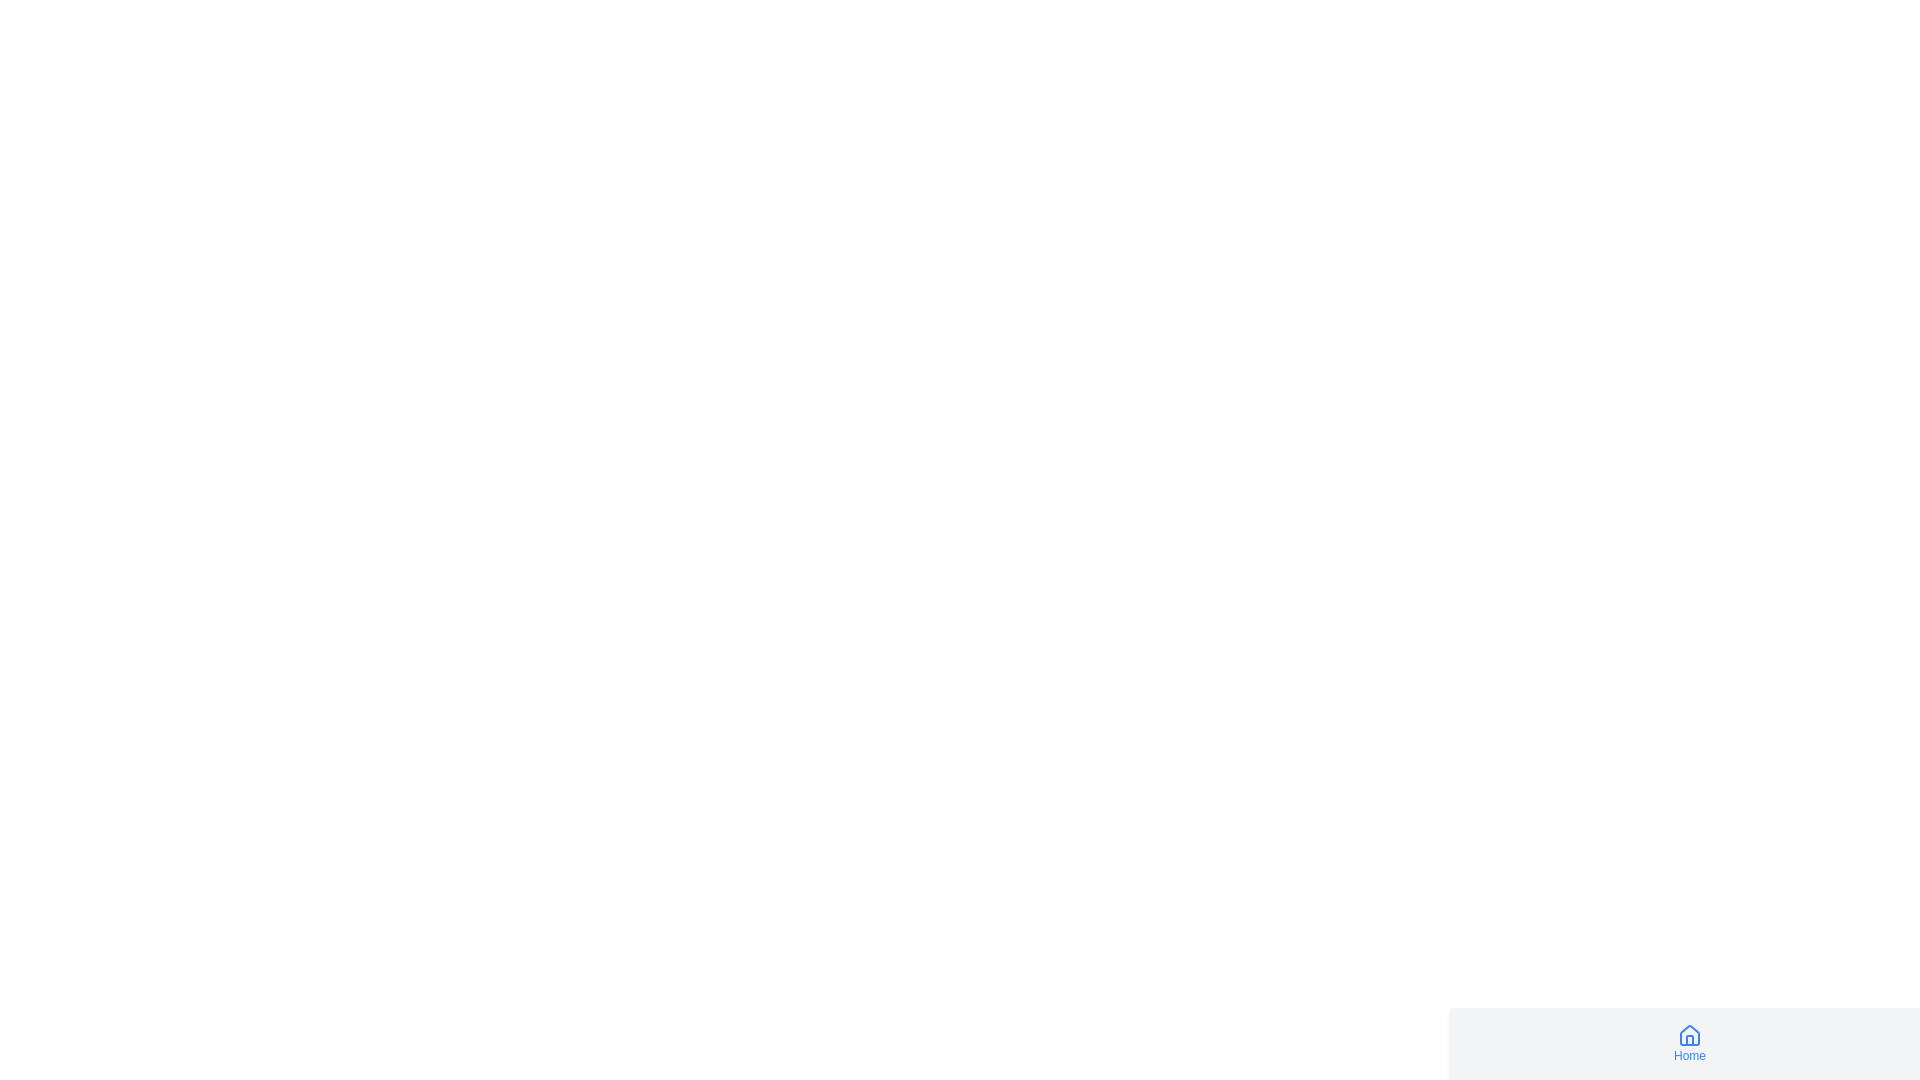 The height and width of the screenshot is (1080, 1920). Describe the element at coordinates (1688, 1055) in the screenshot. I see `the 'Home' text label, which is styled in small blue font and located beneath a house icon in the bottom-right corner of the interface` at that location.